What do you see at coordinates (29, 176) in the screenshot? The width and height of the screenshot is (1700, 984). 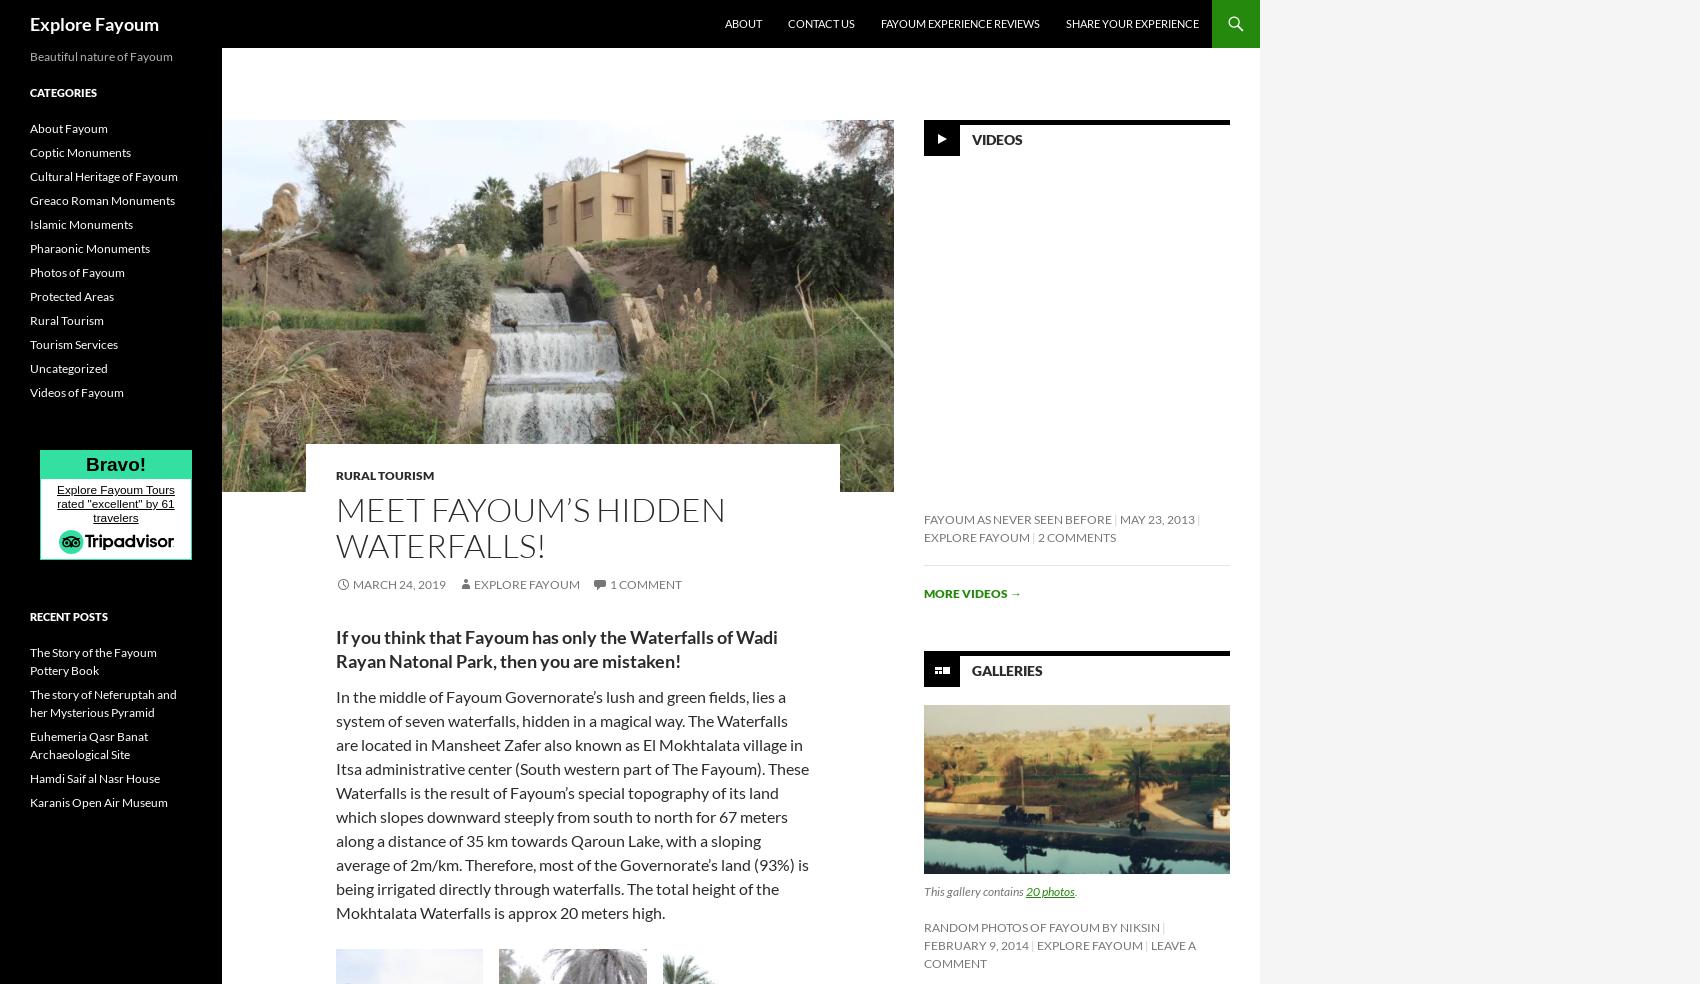 I see `'Cultural Heritage of Fayoum'` at bounding box center [29, 176].